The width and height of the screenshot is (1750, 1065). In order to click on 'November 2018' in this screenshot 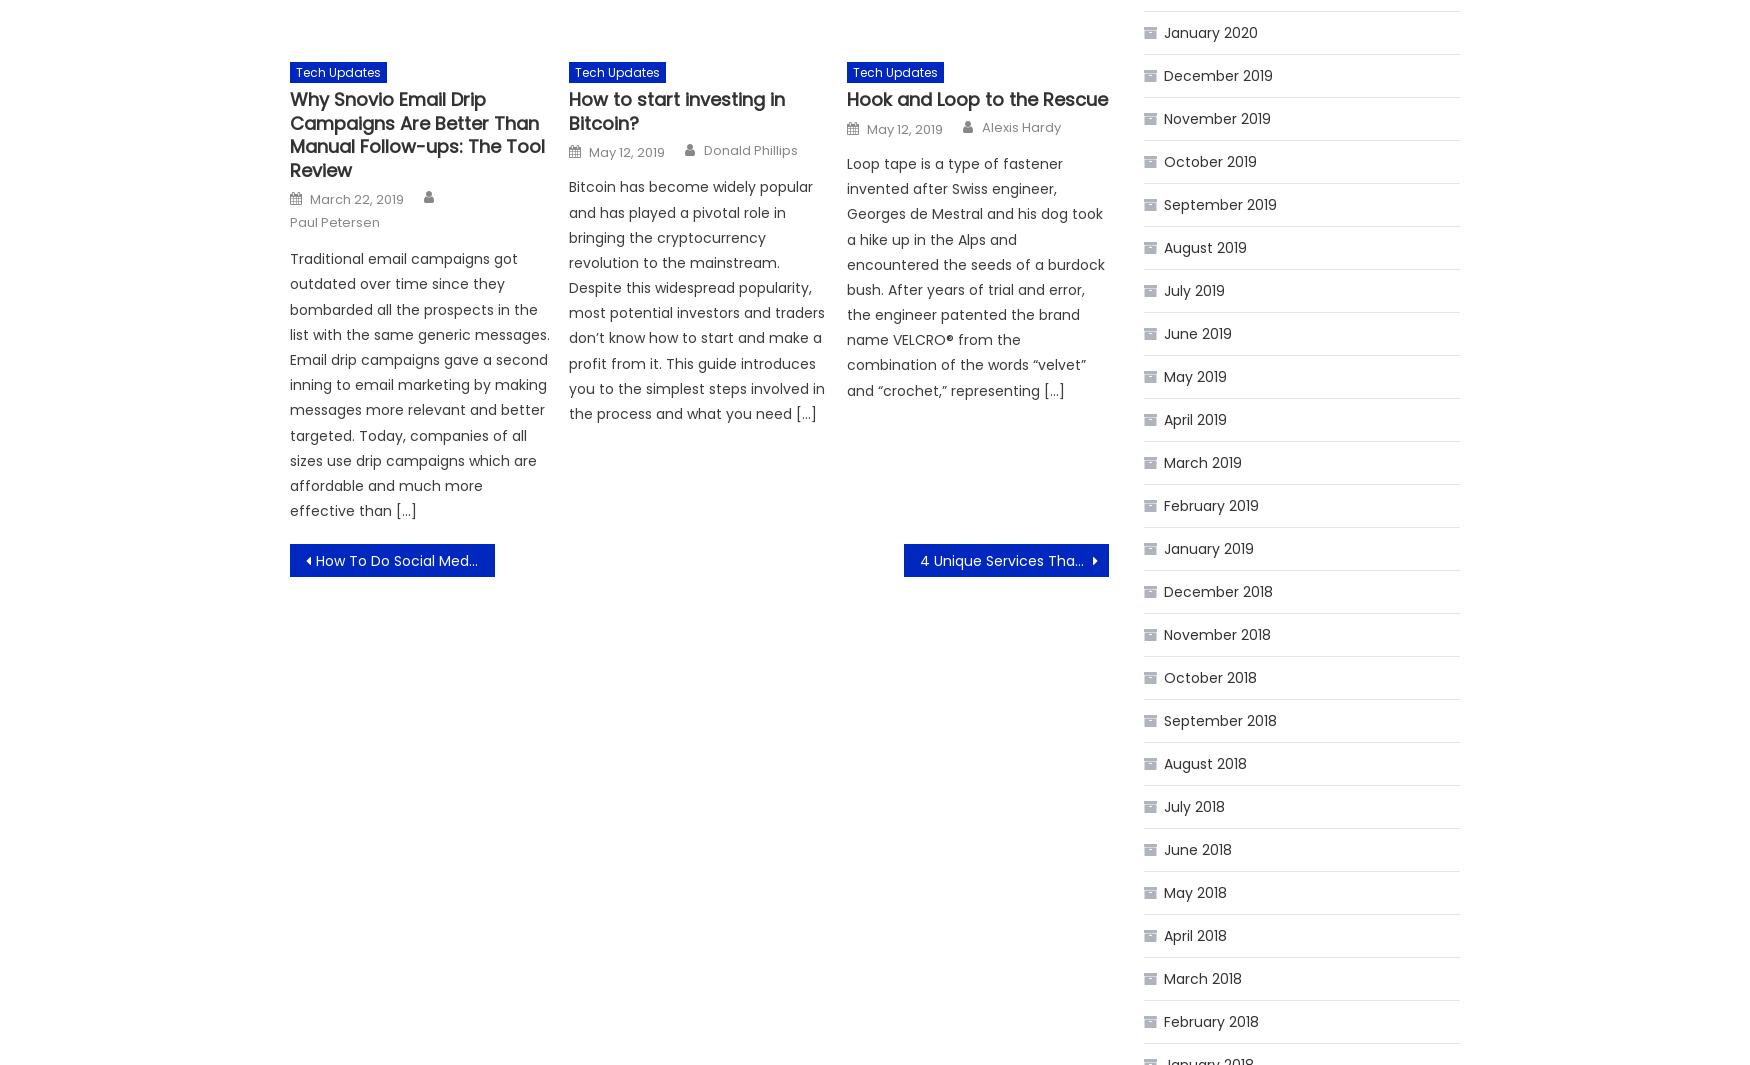, I will do `click(1217, 634)`.